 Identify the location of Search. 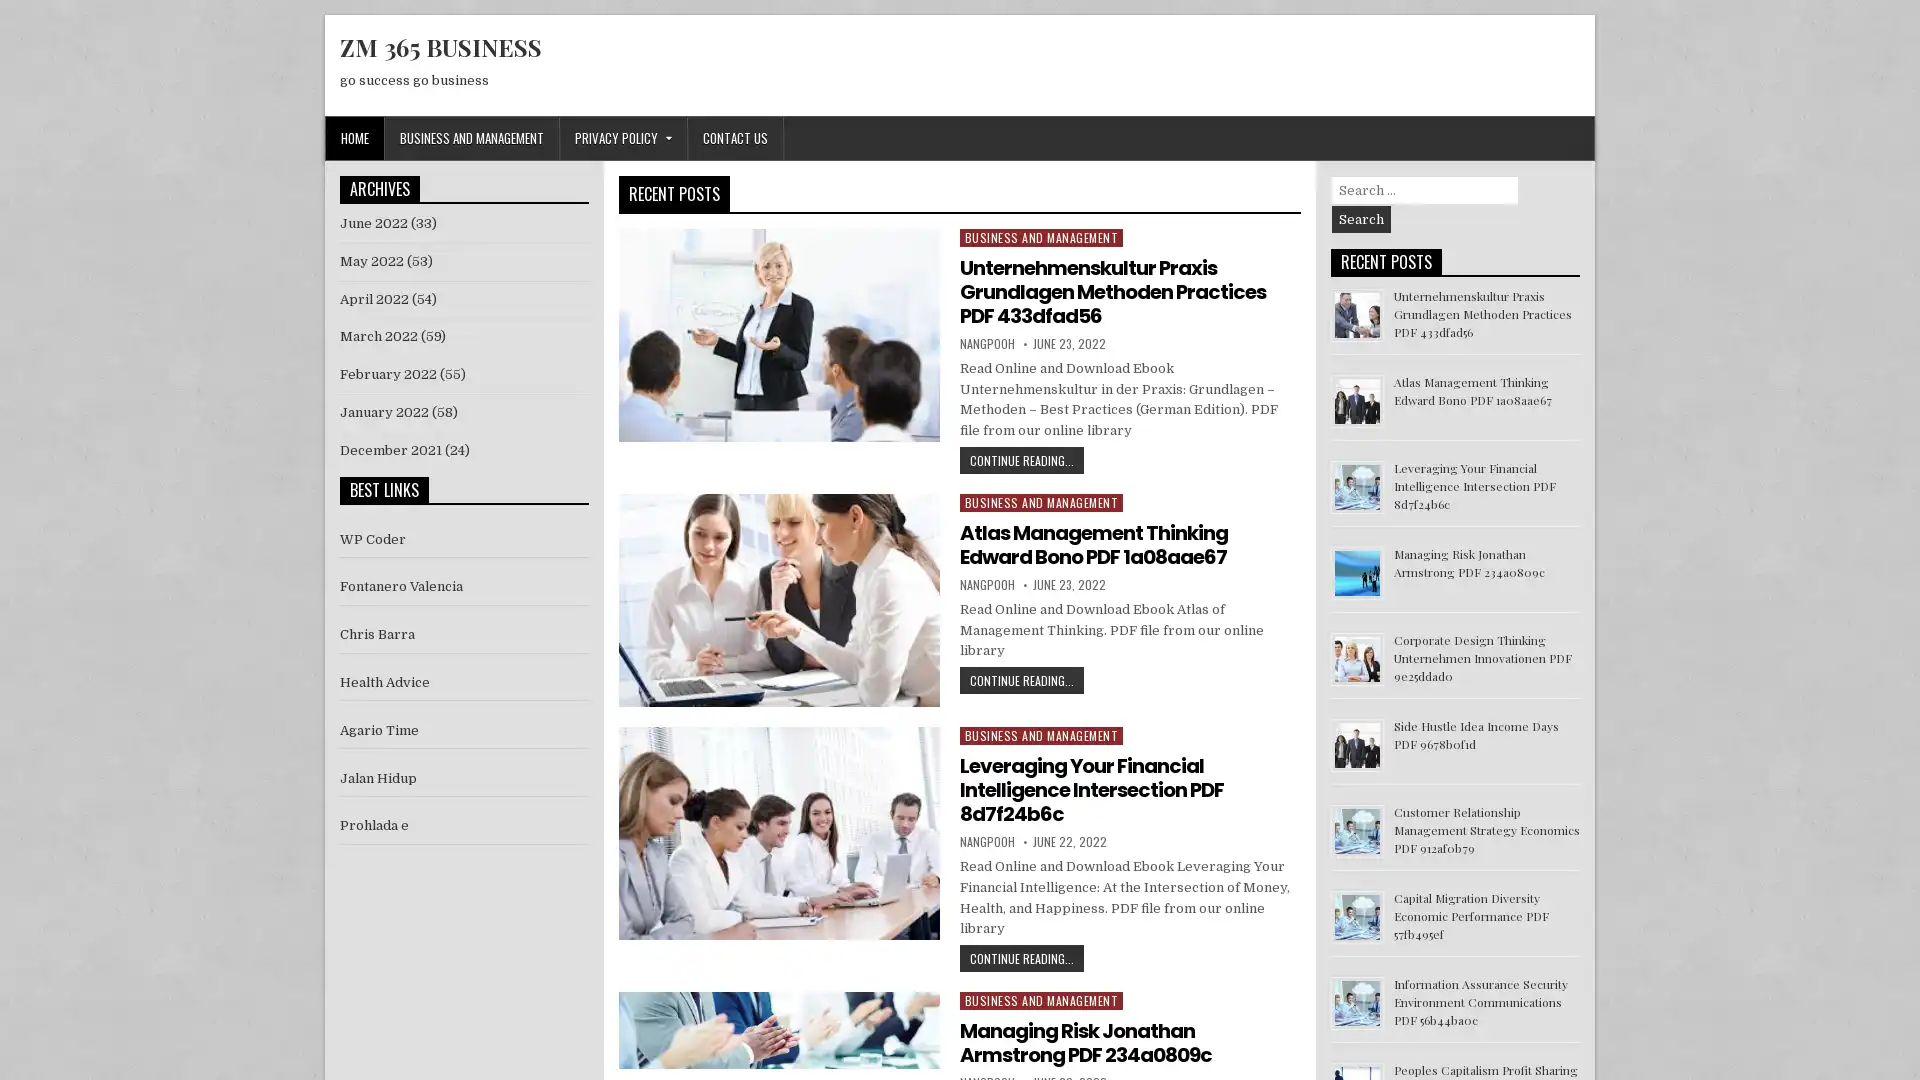
(1360, 219).